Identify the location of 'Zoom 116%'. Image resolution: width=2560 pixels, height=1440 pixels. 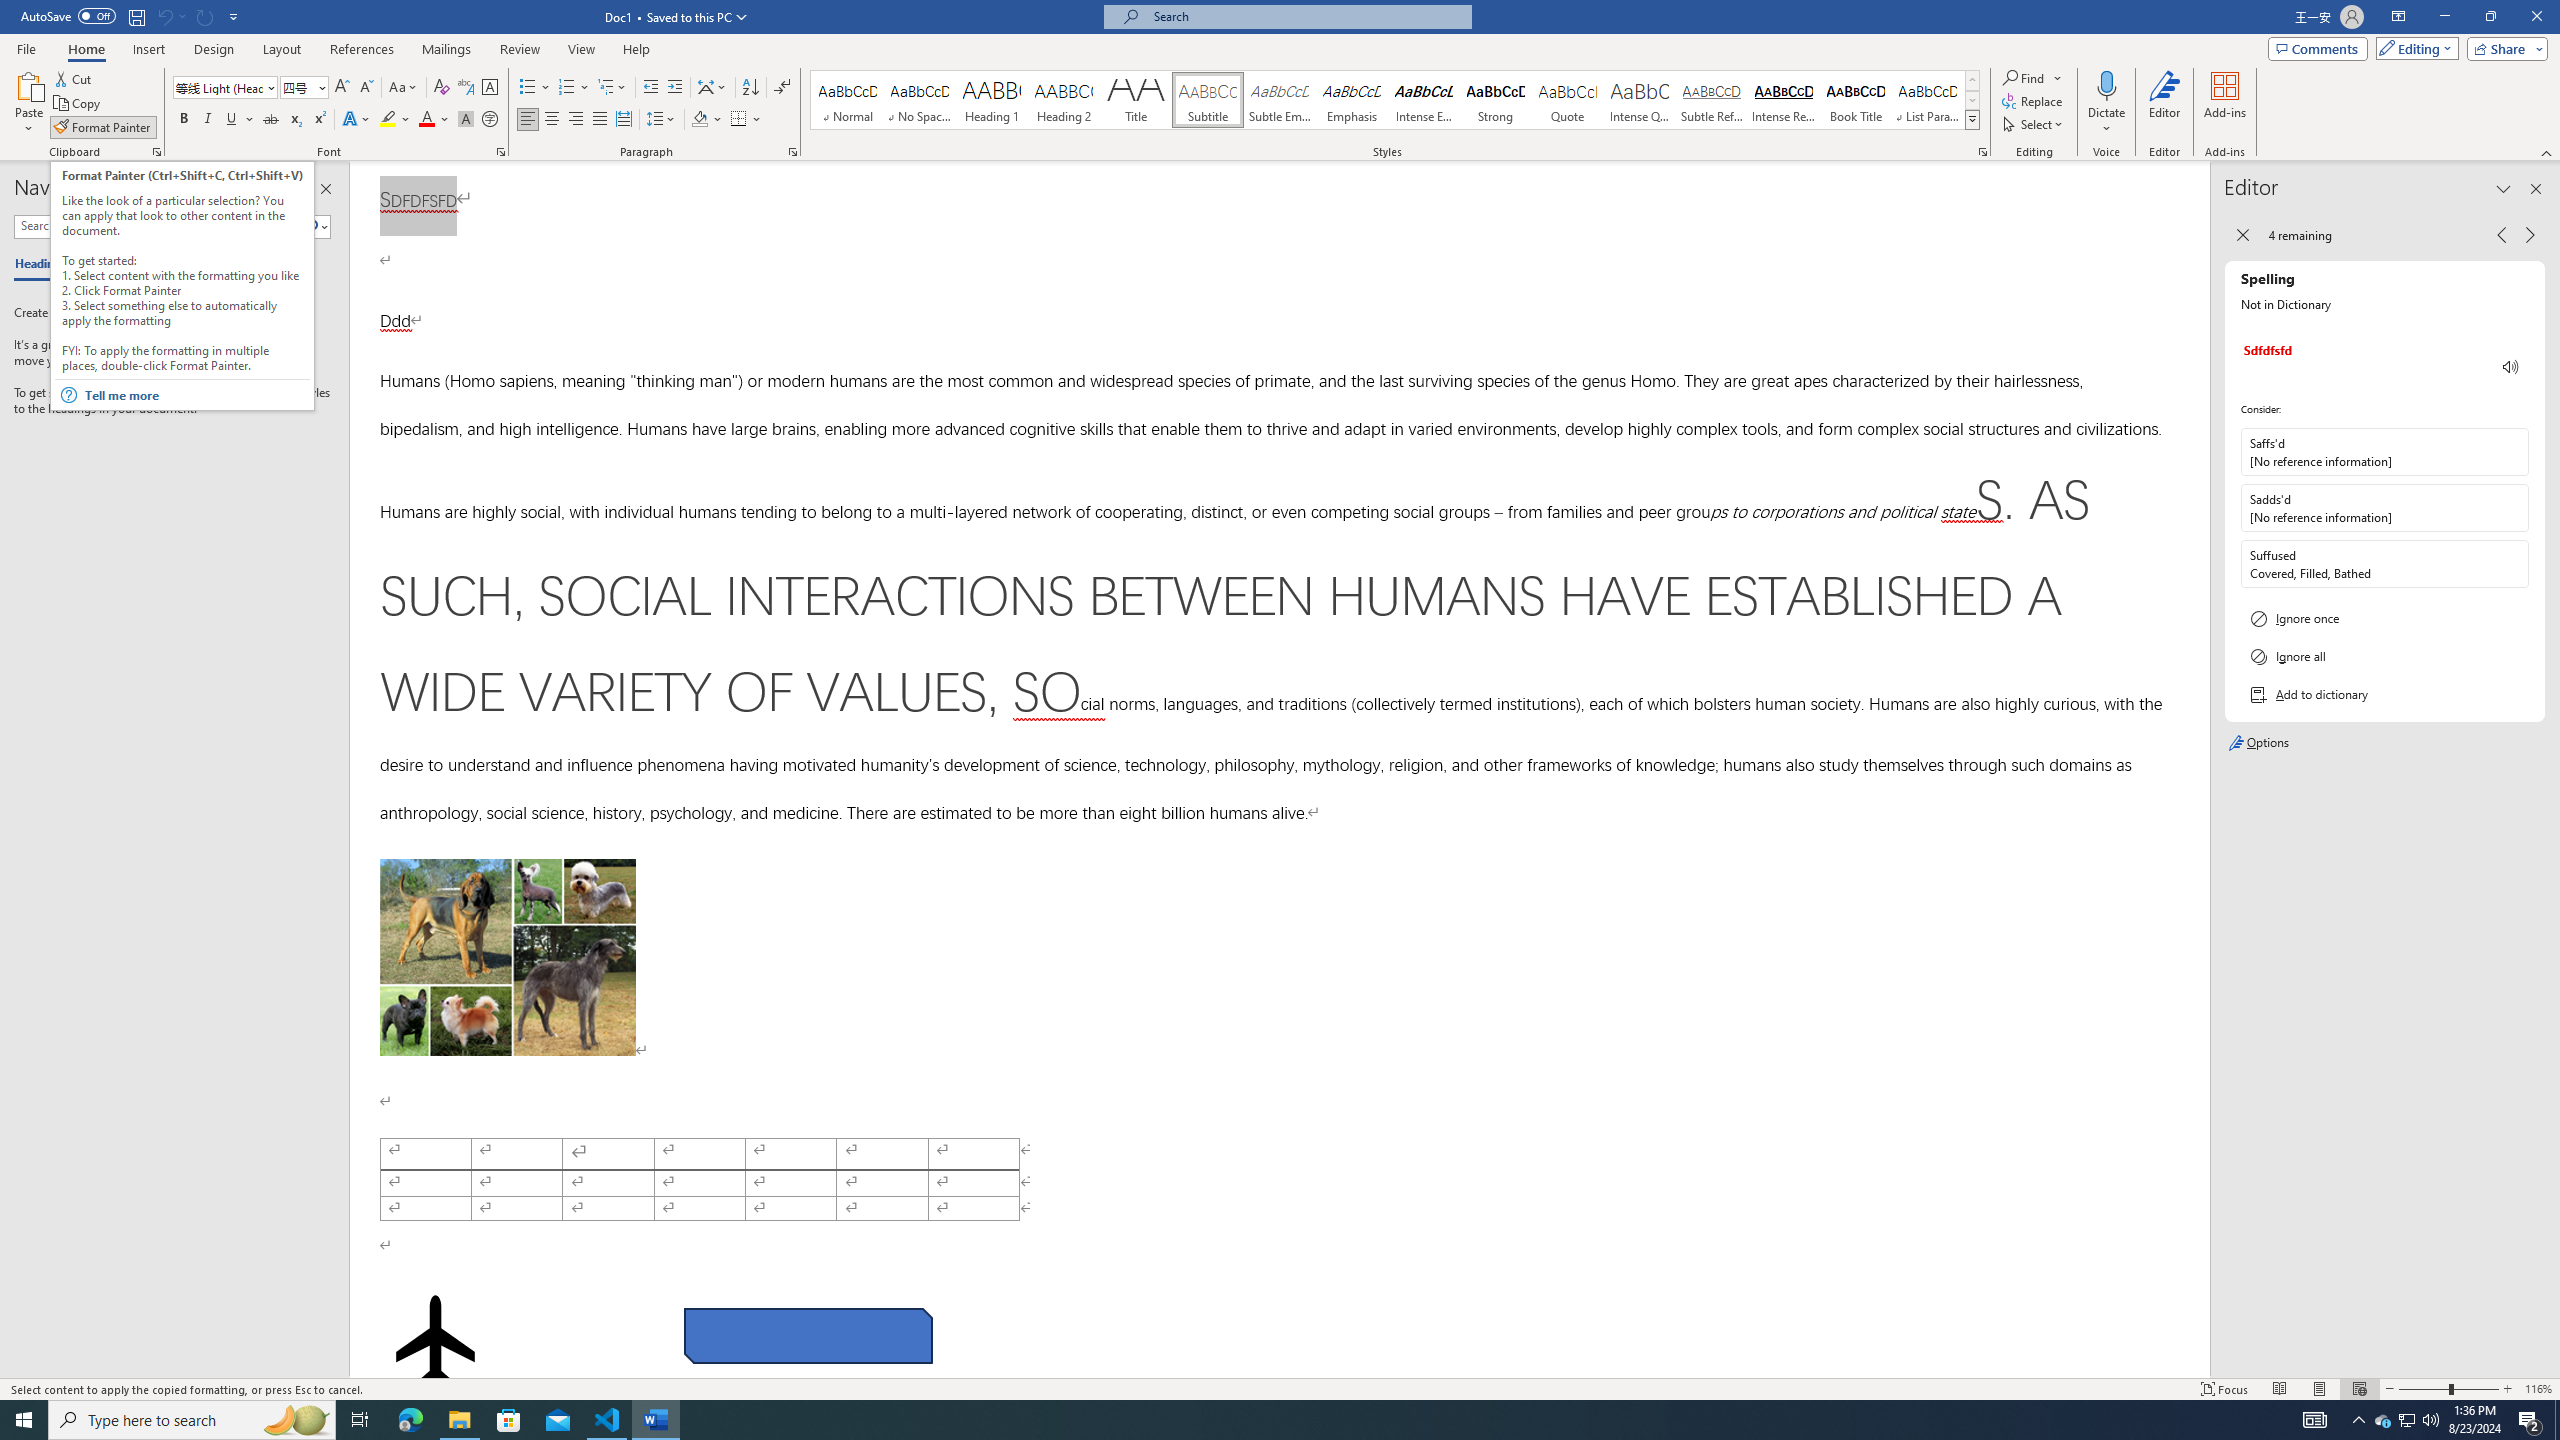
(2537, 1389).